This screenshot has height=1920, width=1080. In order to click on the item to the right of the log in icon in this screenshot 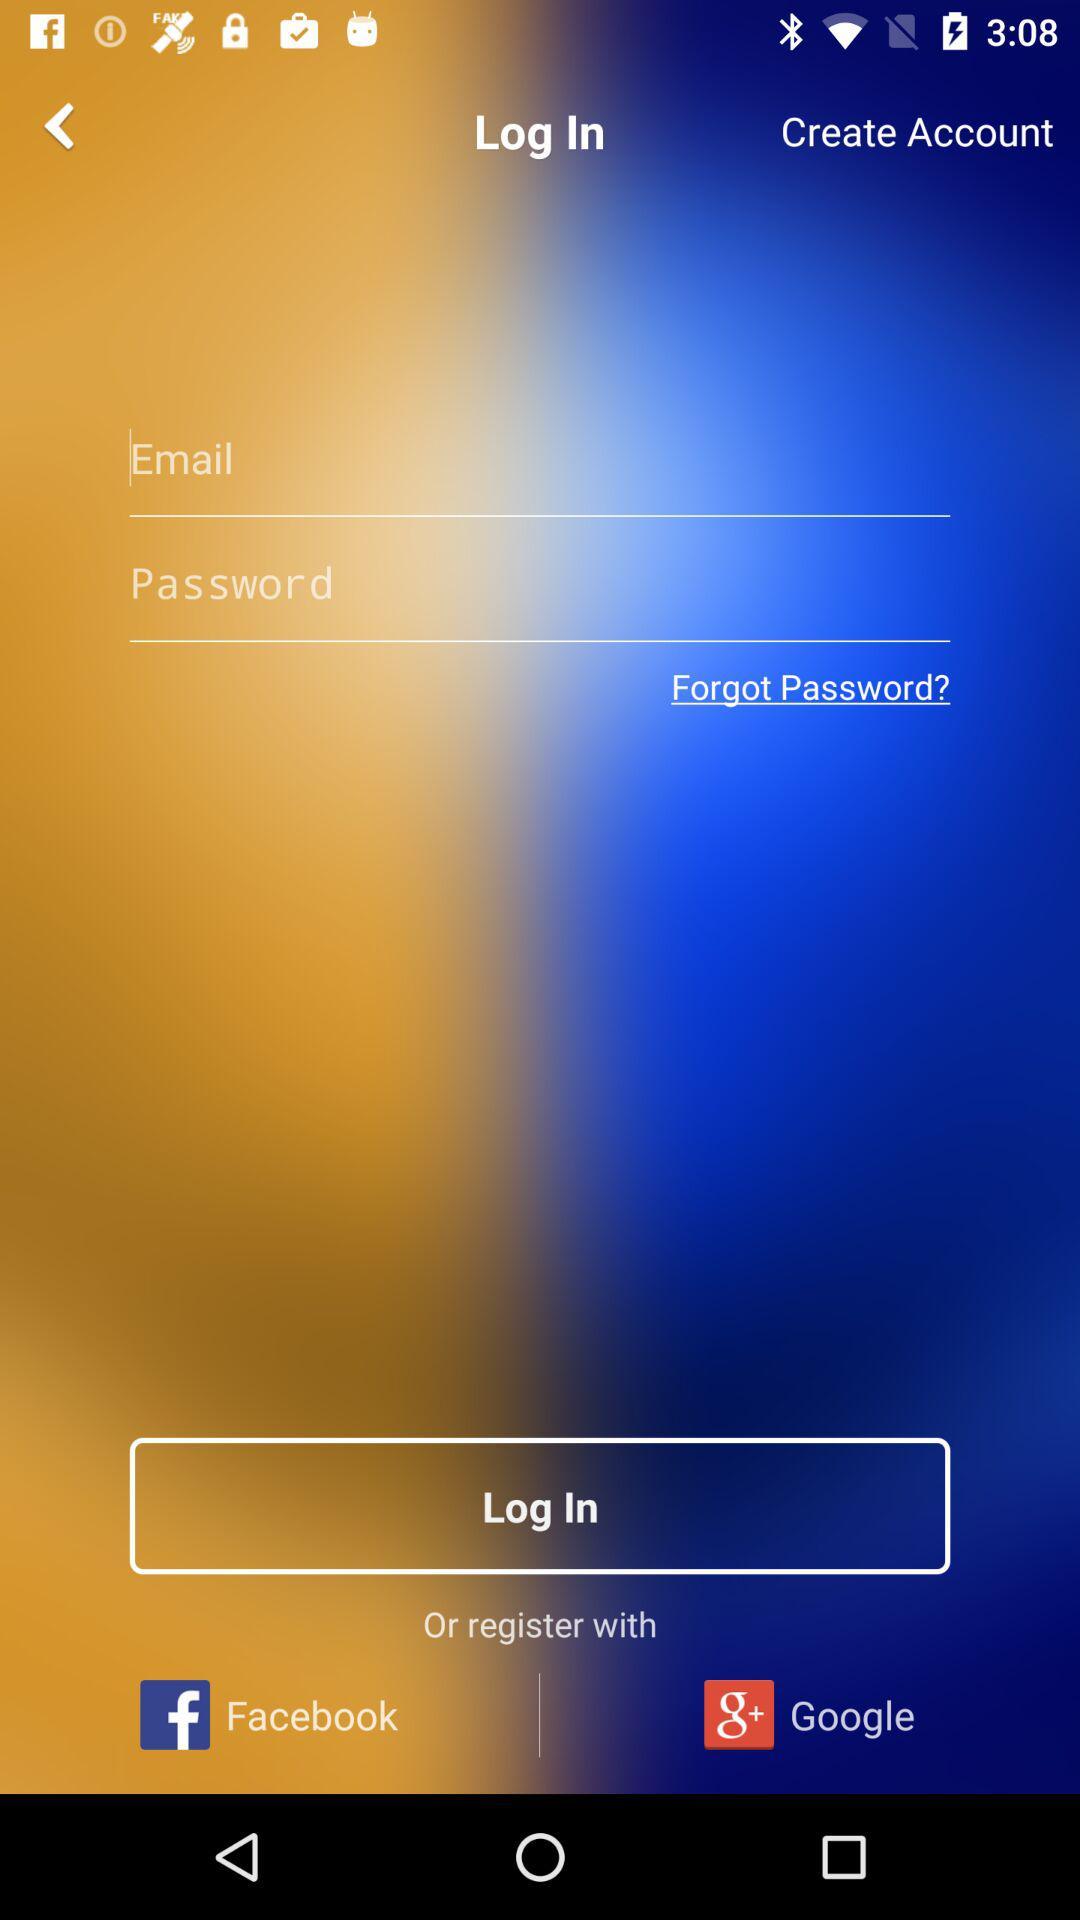, I will do `click(917, 130)`.